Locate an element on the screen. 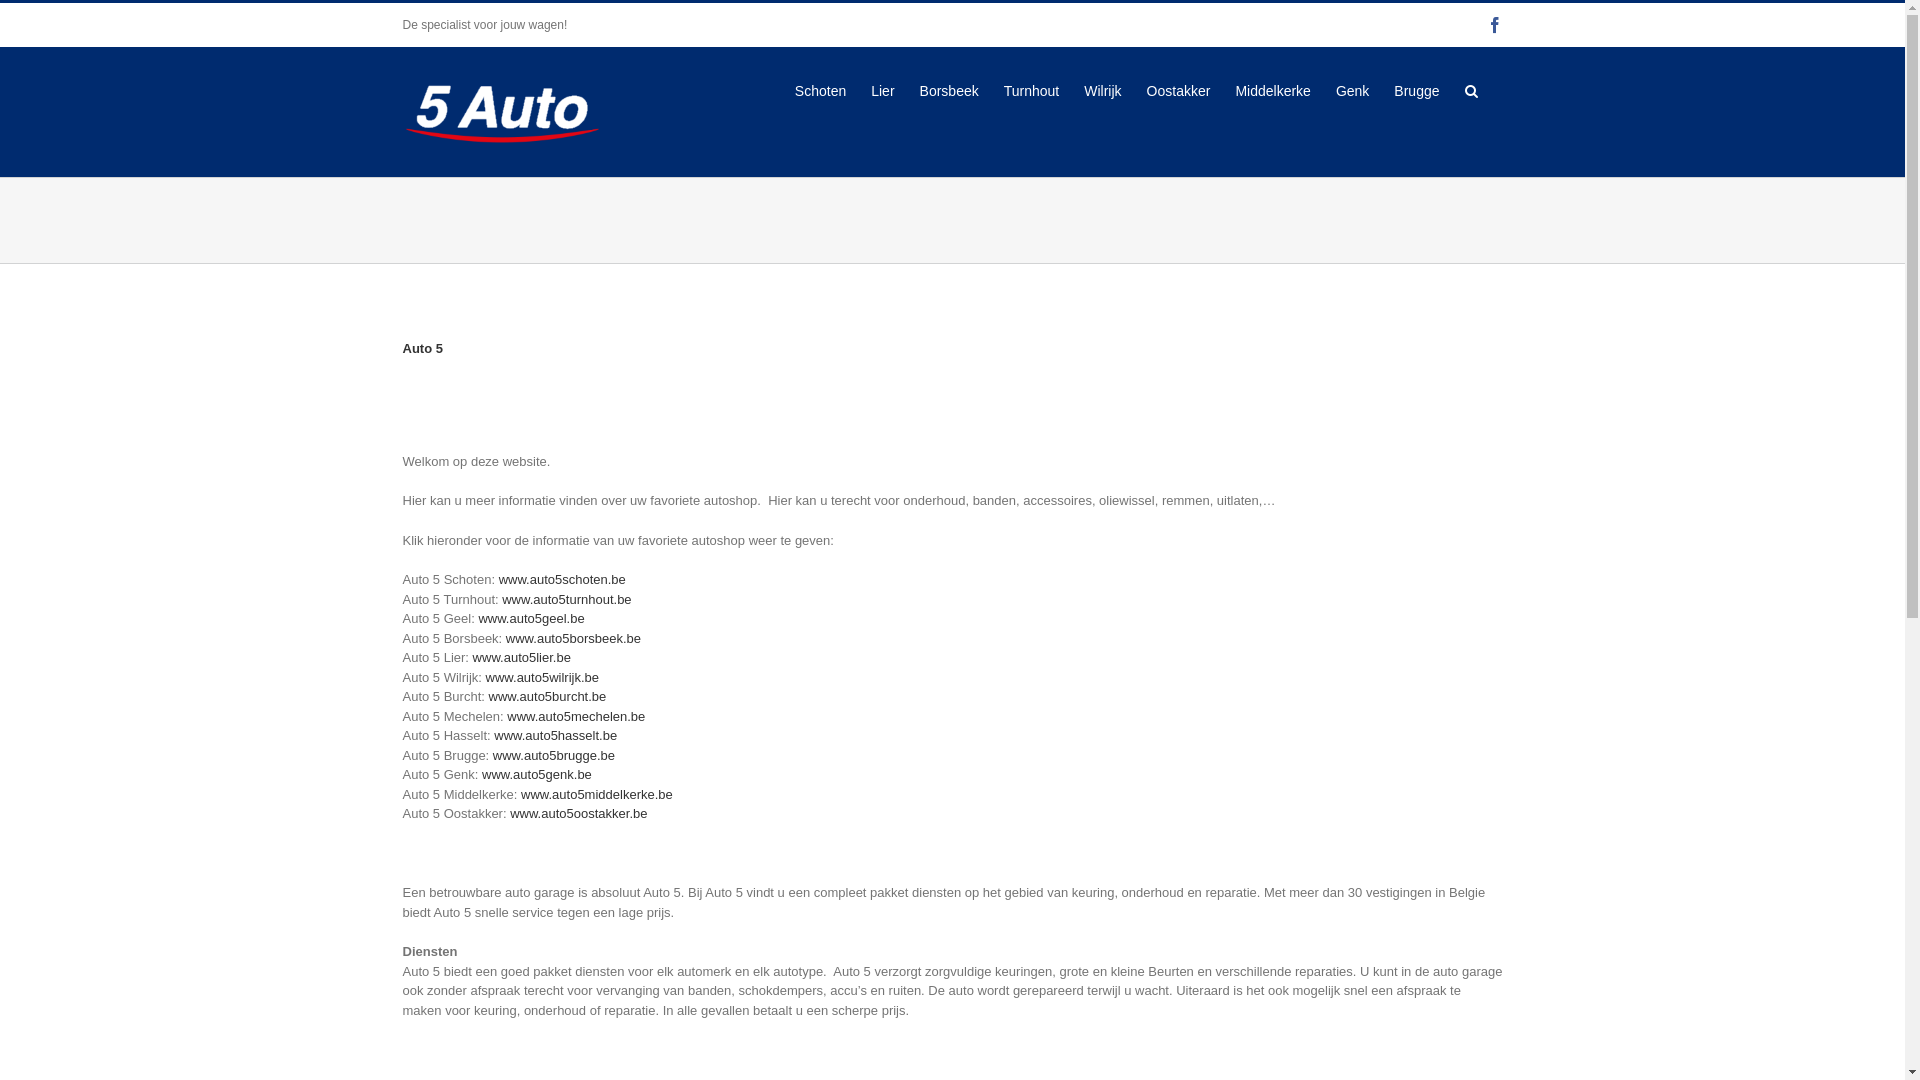 The width and height of the screenshot is (1920, 1080). 'www.auto5burcht.be' is located at coordinates (547, 695).